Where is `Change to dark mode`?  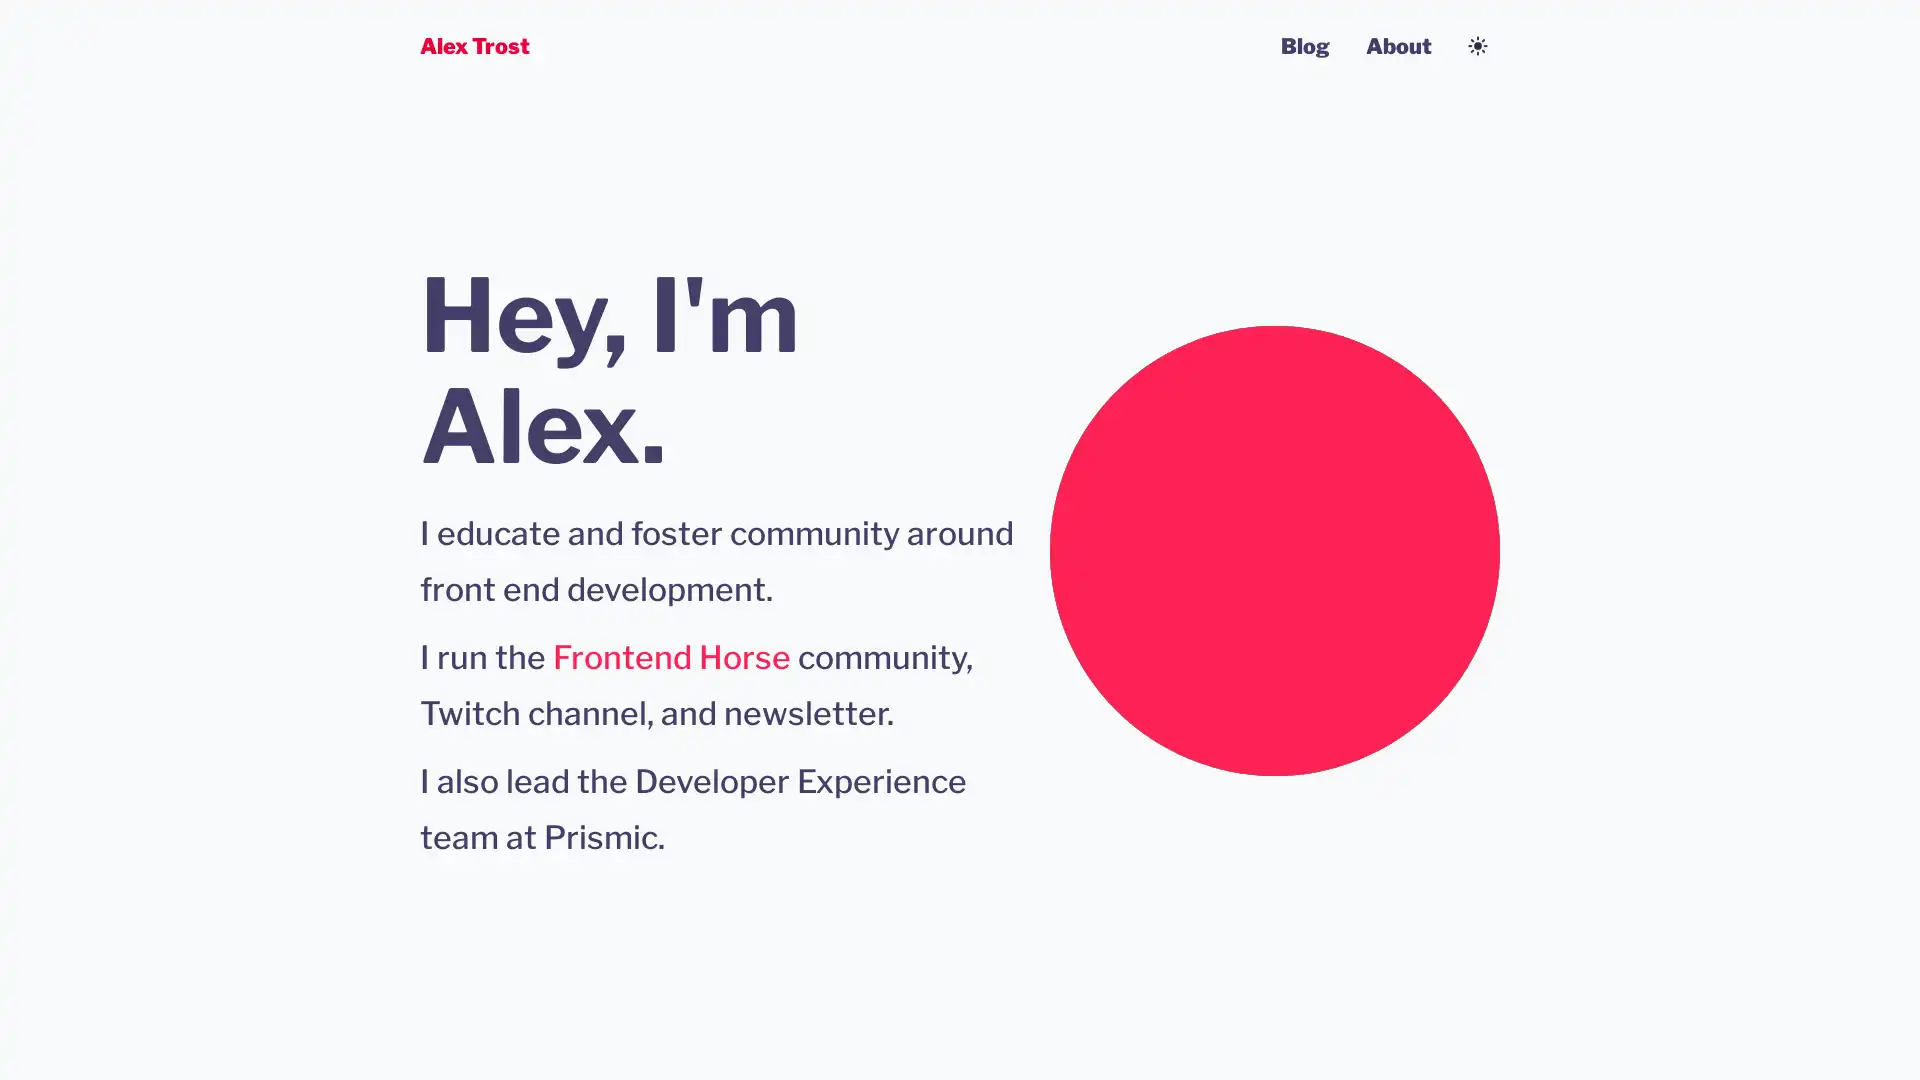 Change to dark mode is located at coordinates (1478, 45).